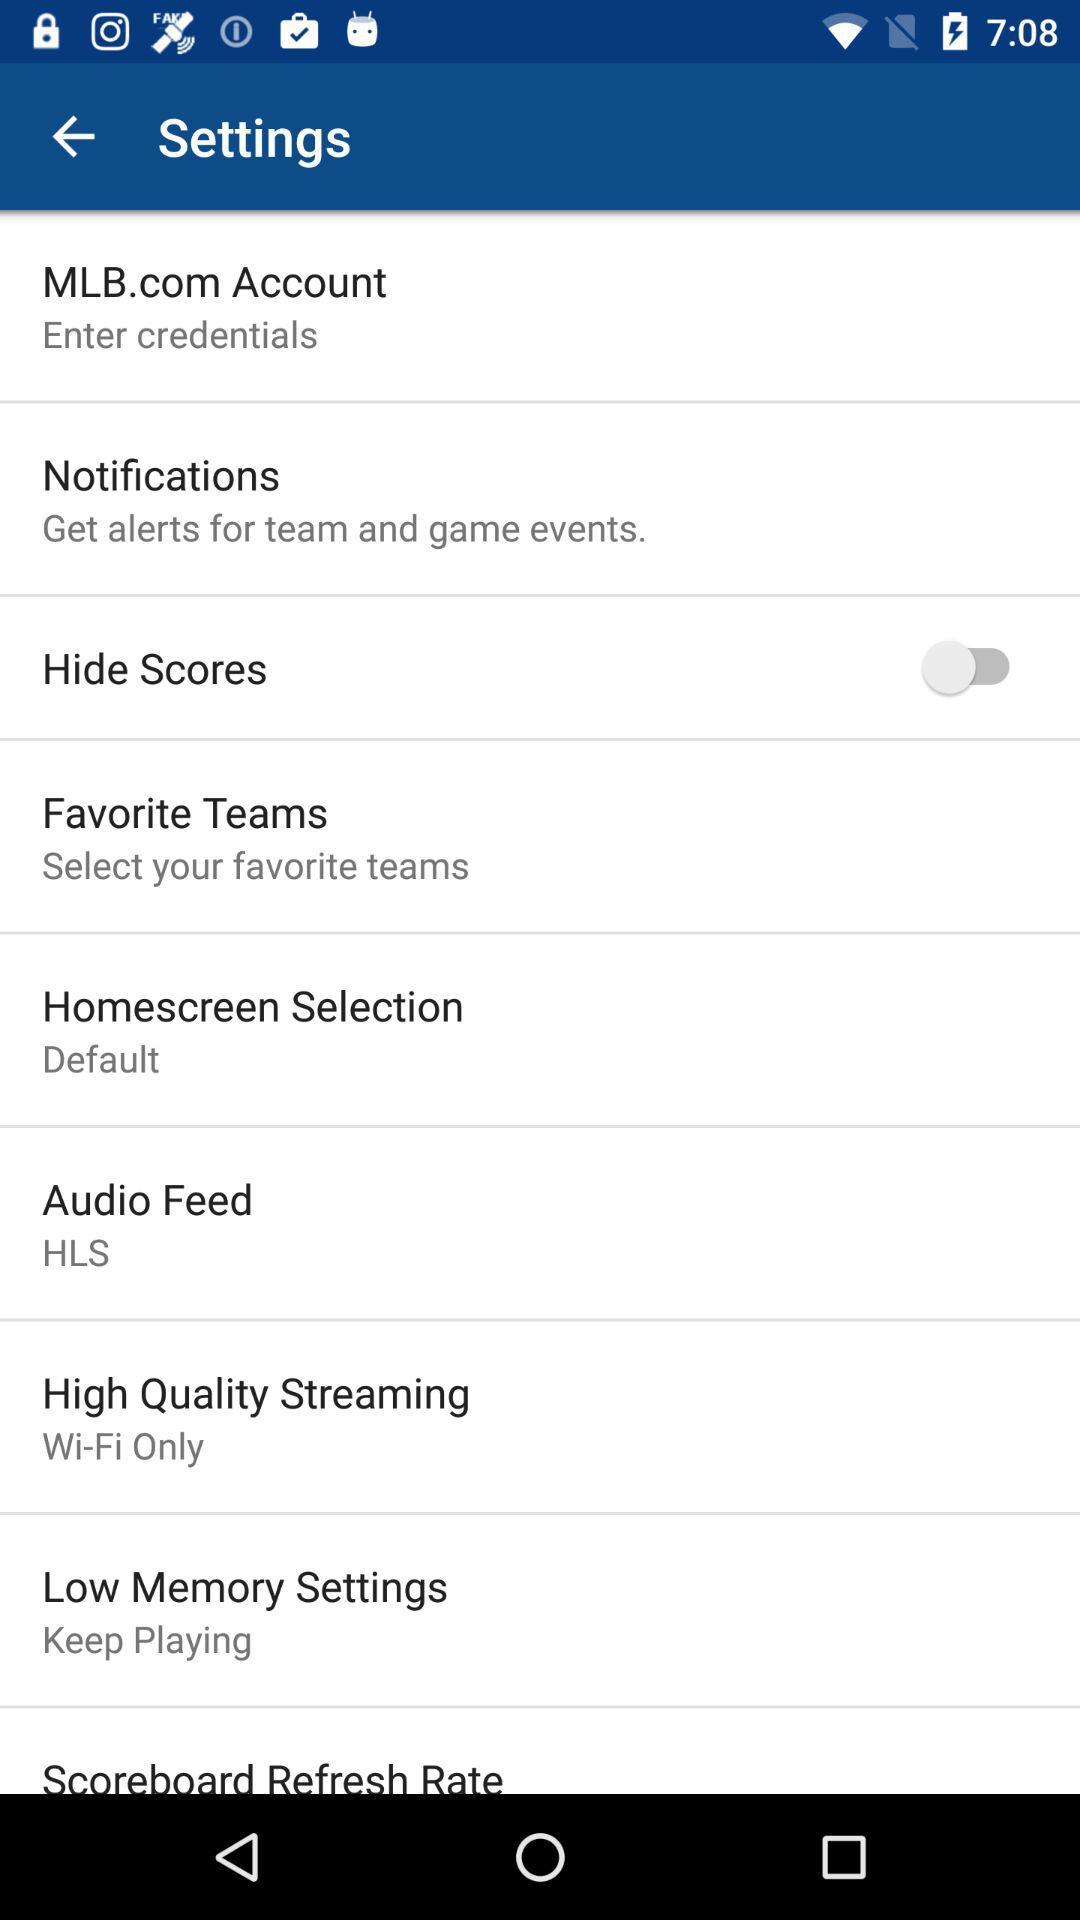 This screenshot has width=1080, height=1920. I want to click on high quality streaming item, so click(255, 1391).